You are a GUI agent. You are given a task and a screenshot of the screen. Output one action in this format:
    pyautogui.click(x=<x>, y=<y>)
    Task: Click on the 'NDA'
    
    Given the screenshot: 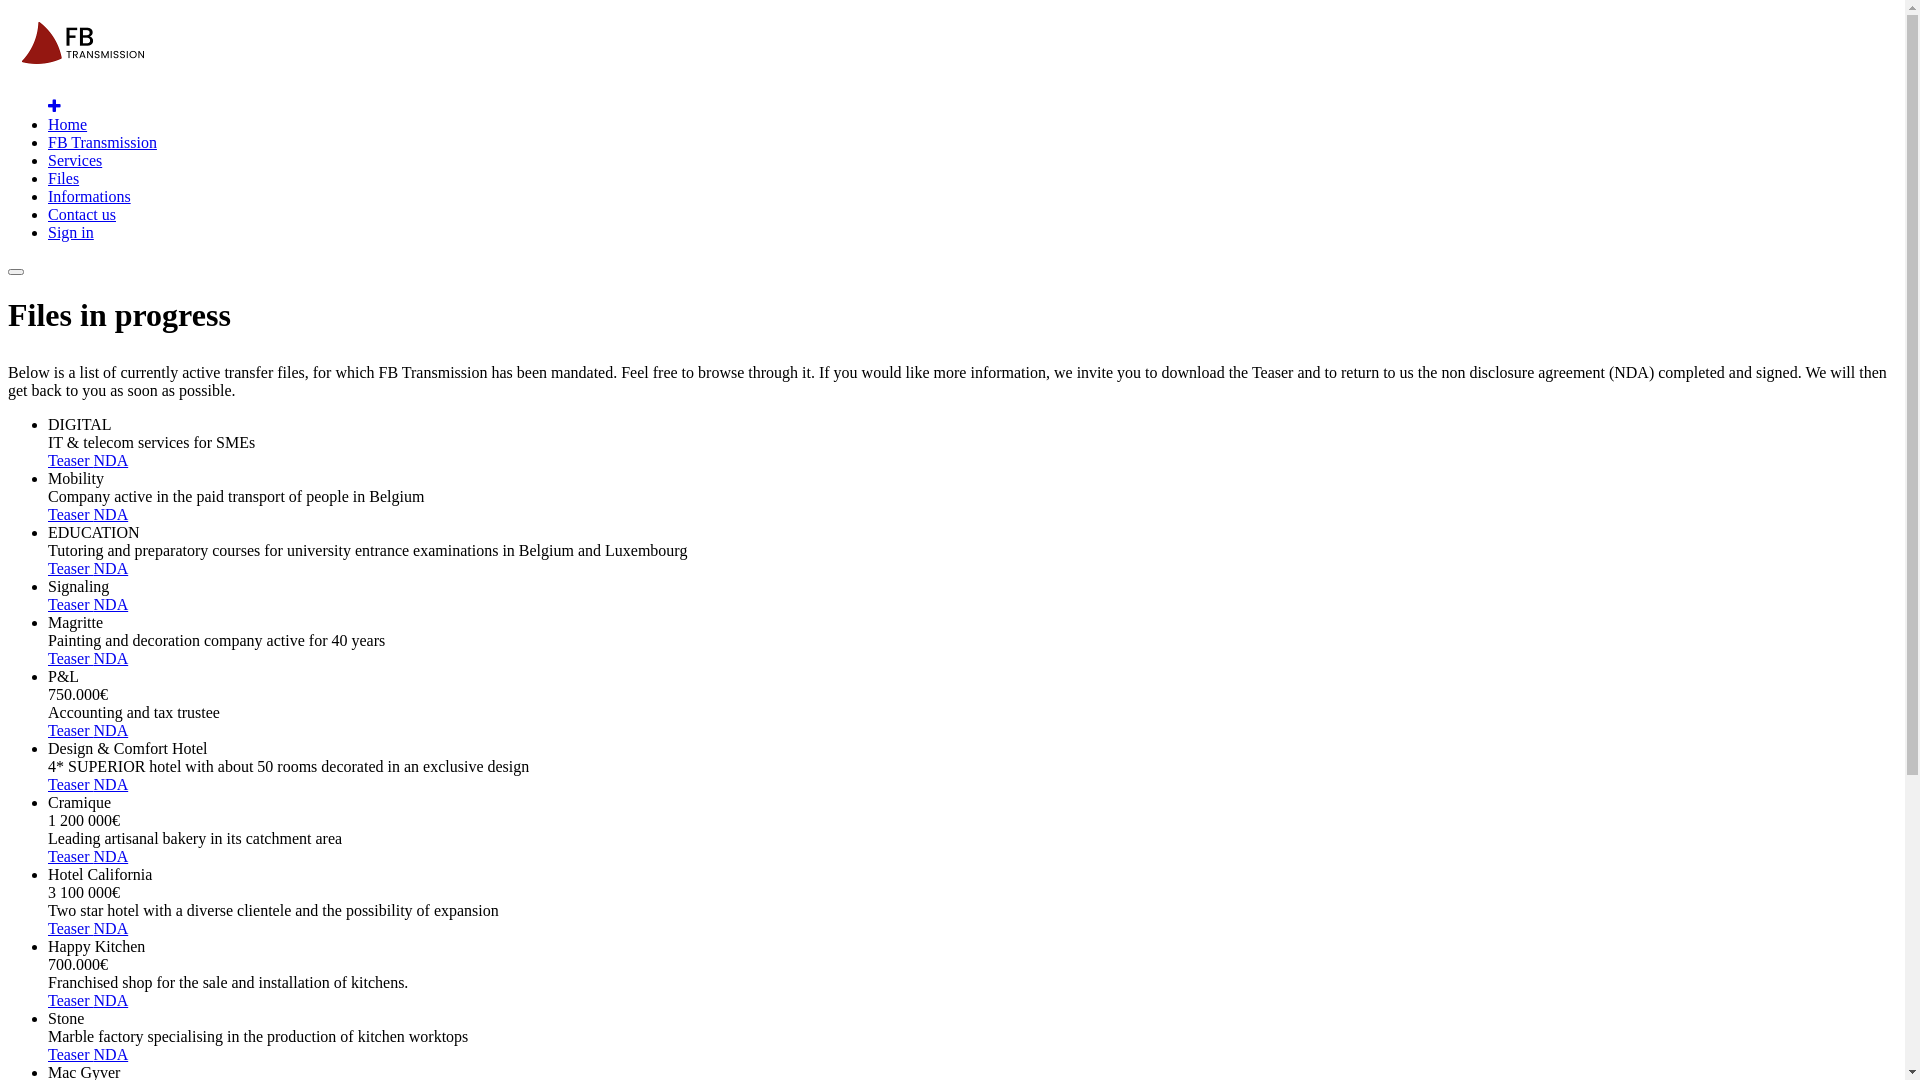 What is the action you would take?
    pyautogui.click(x=110, y=1000)
    